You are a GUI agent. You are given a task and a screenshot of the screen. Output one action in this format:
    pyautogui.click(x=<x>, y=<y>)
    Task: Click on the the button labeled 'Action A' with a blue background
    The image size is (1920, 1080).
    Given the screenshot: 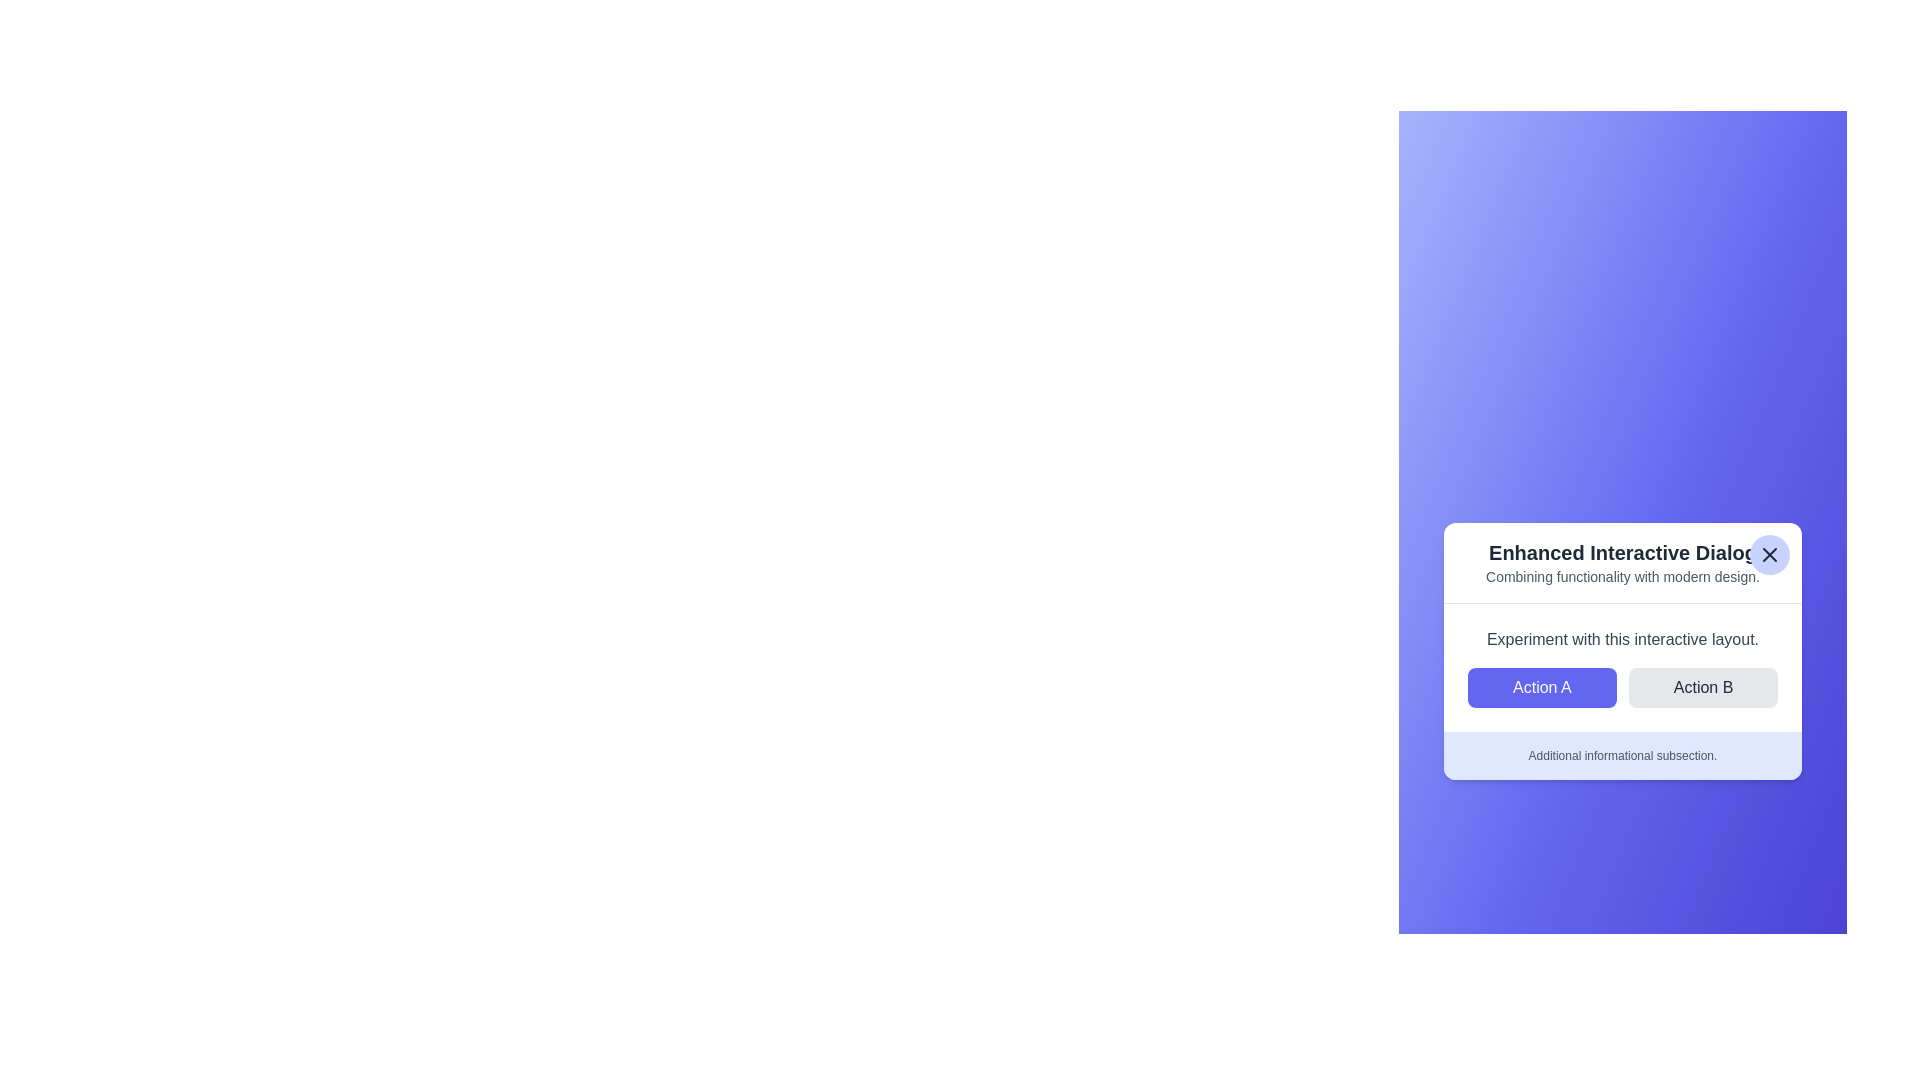 What is the action you would take?
    pyautogui.click(x=1541, y=686)
    